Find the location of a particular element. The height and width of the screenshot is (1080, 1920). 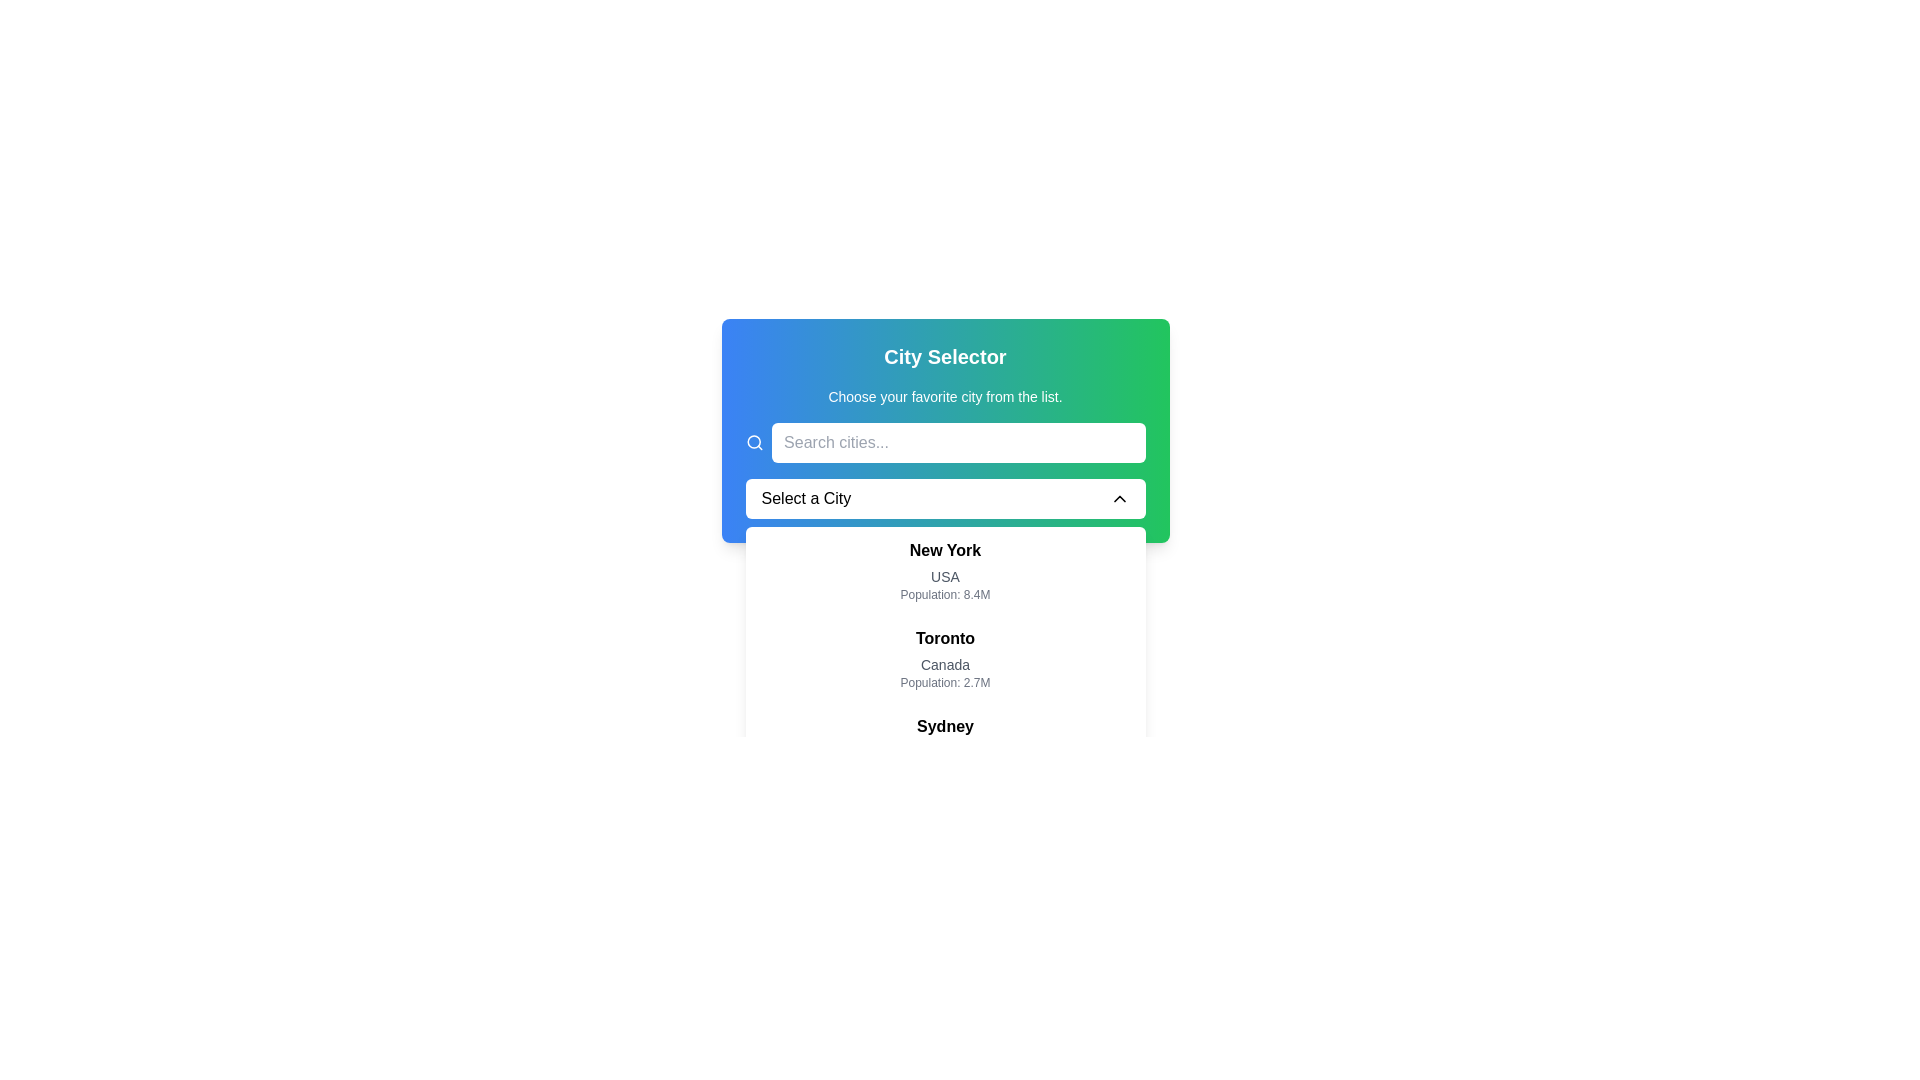

the text label displaying 'USA' in gray color, positioned below 'New York' in the dropdown menu is located at coordinates (944, 577).